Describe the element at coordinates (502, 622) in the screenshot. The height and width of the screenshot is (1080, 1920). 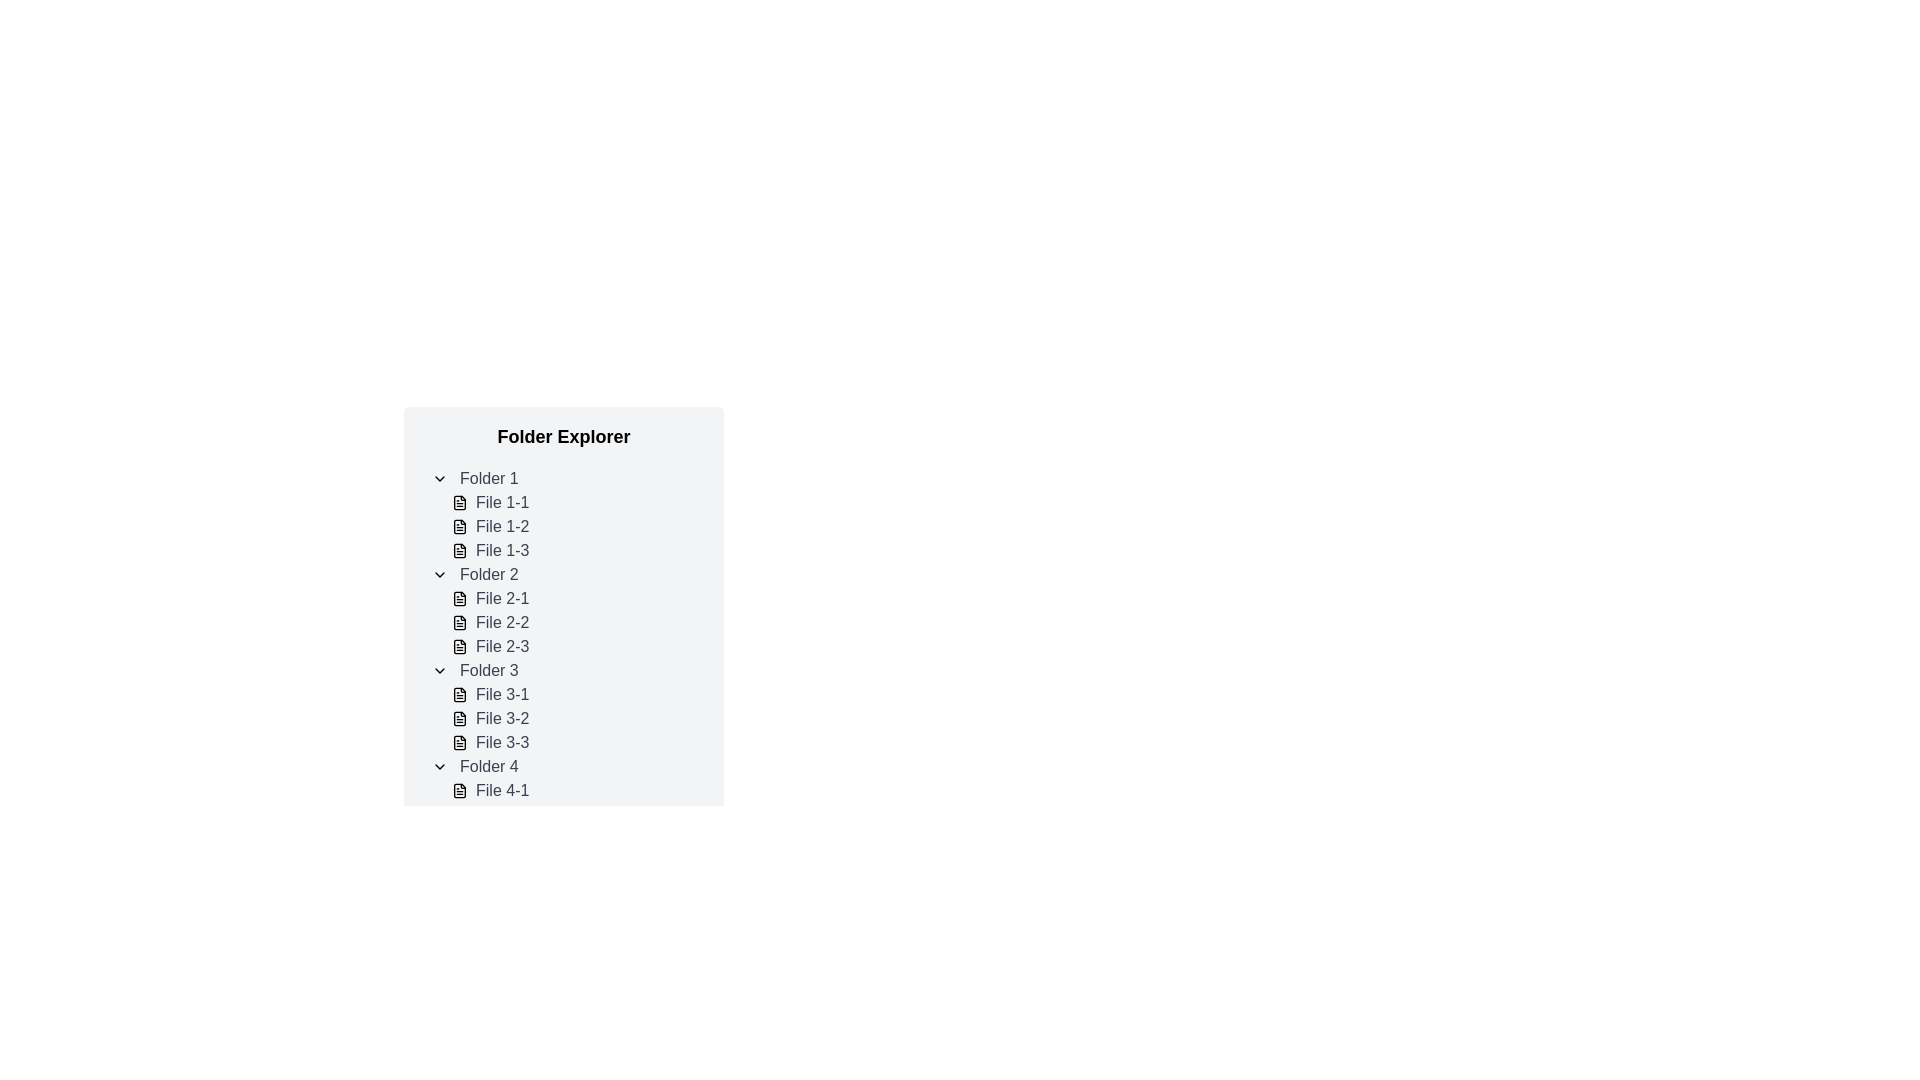
I see `the textual label displaying 'File 2-2' which is part of the file list under 'Folder 2'` at that location.